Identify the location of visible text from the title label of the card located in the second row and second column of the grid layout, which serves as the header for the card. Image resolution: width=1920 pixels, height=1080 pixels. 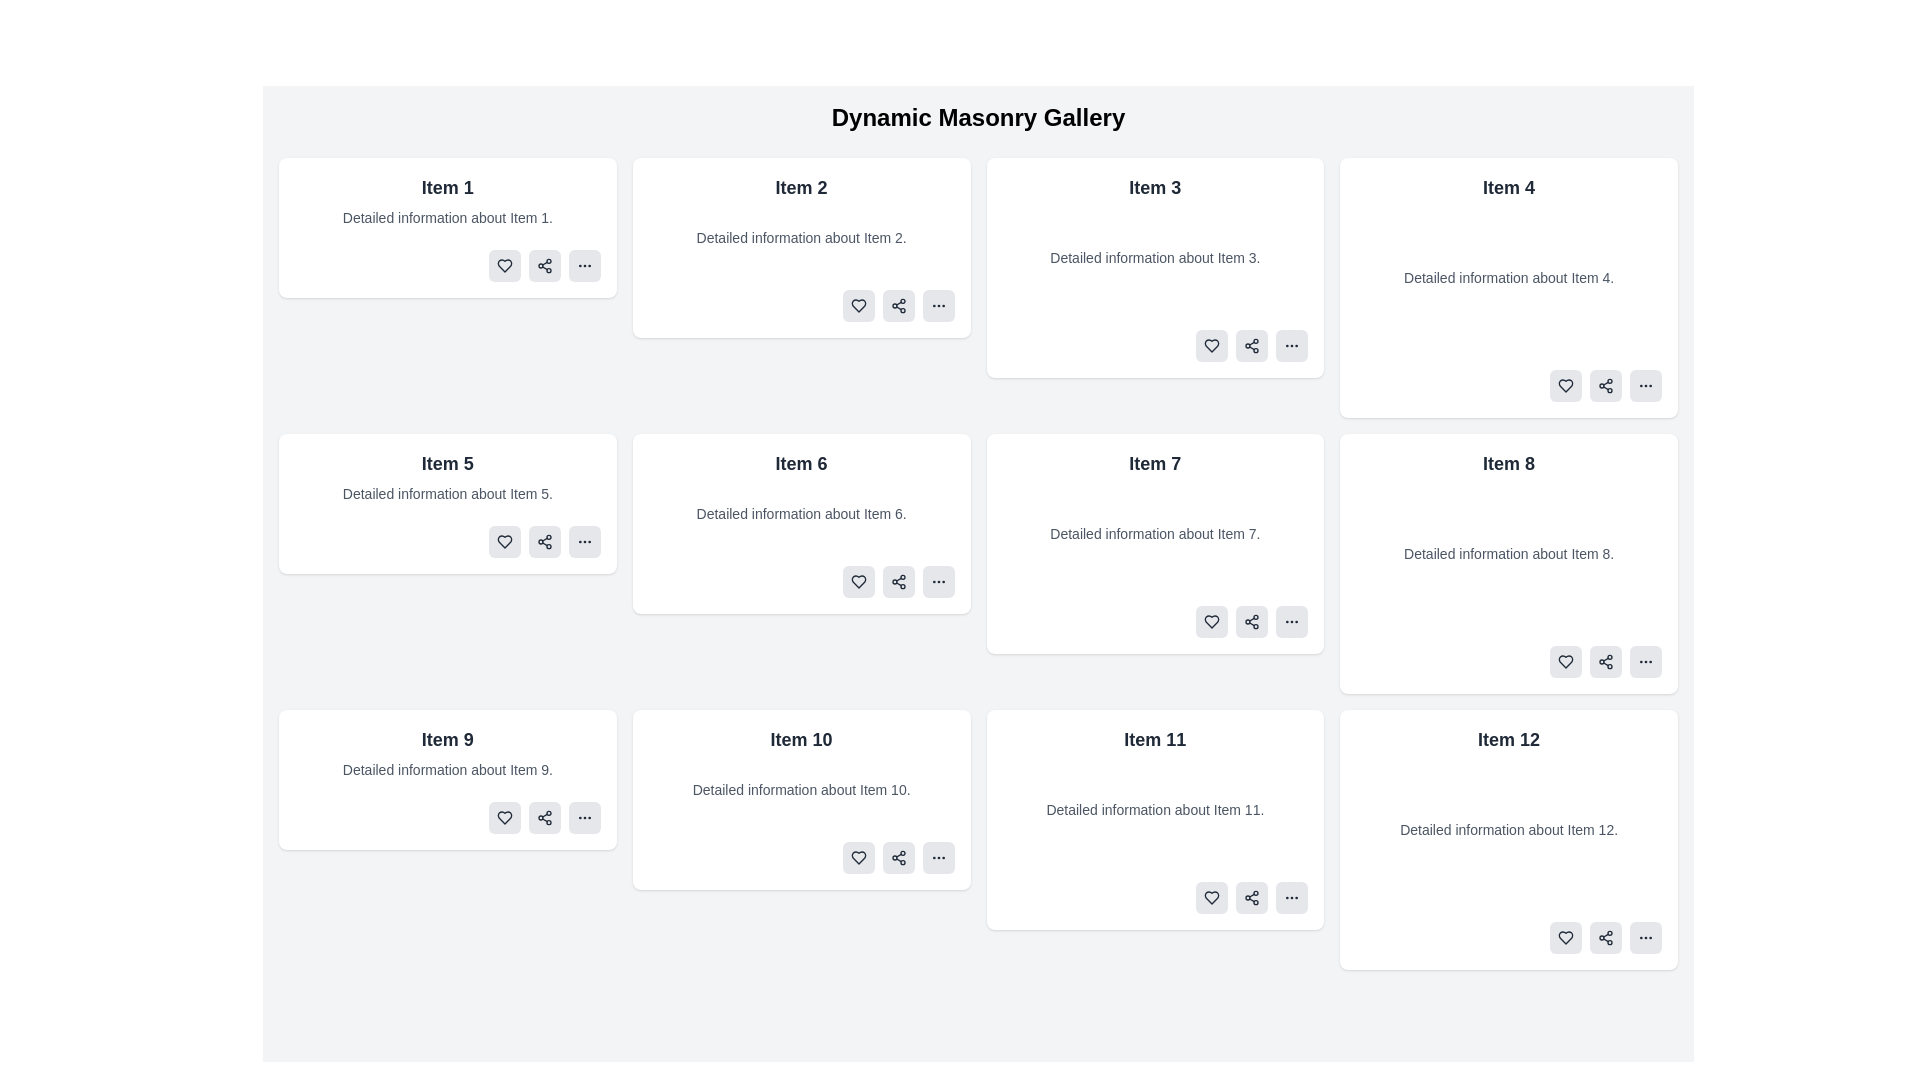
(801, 463).